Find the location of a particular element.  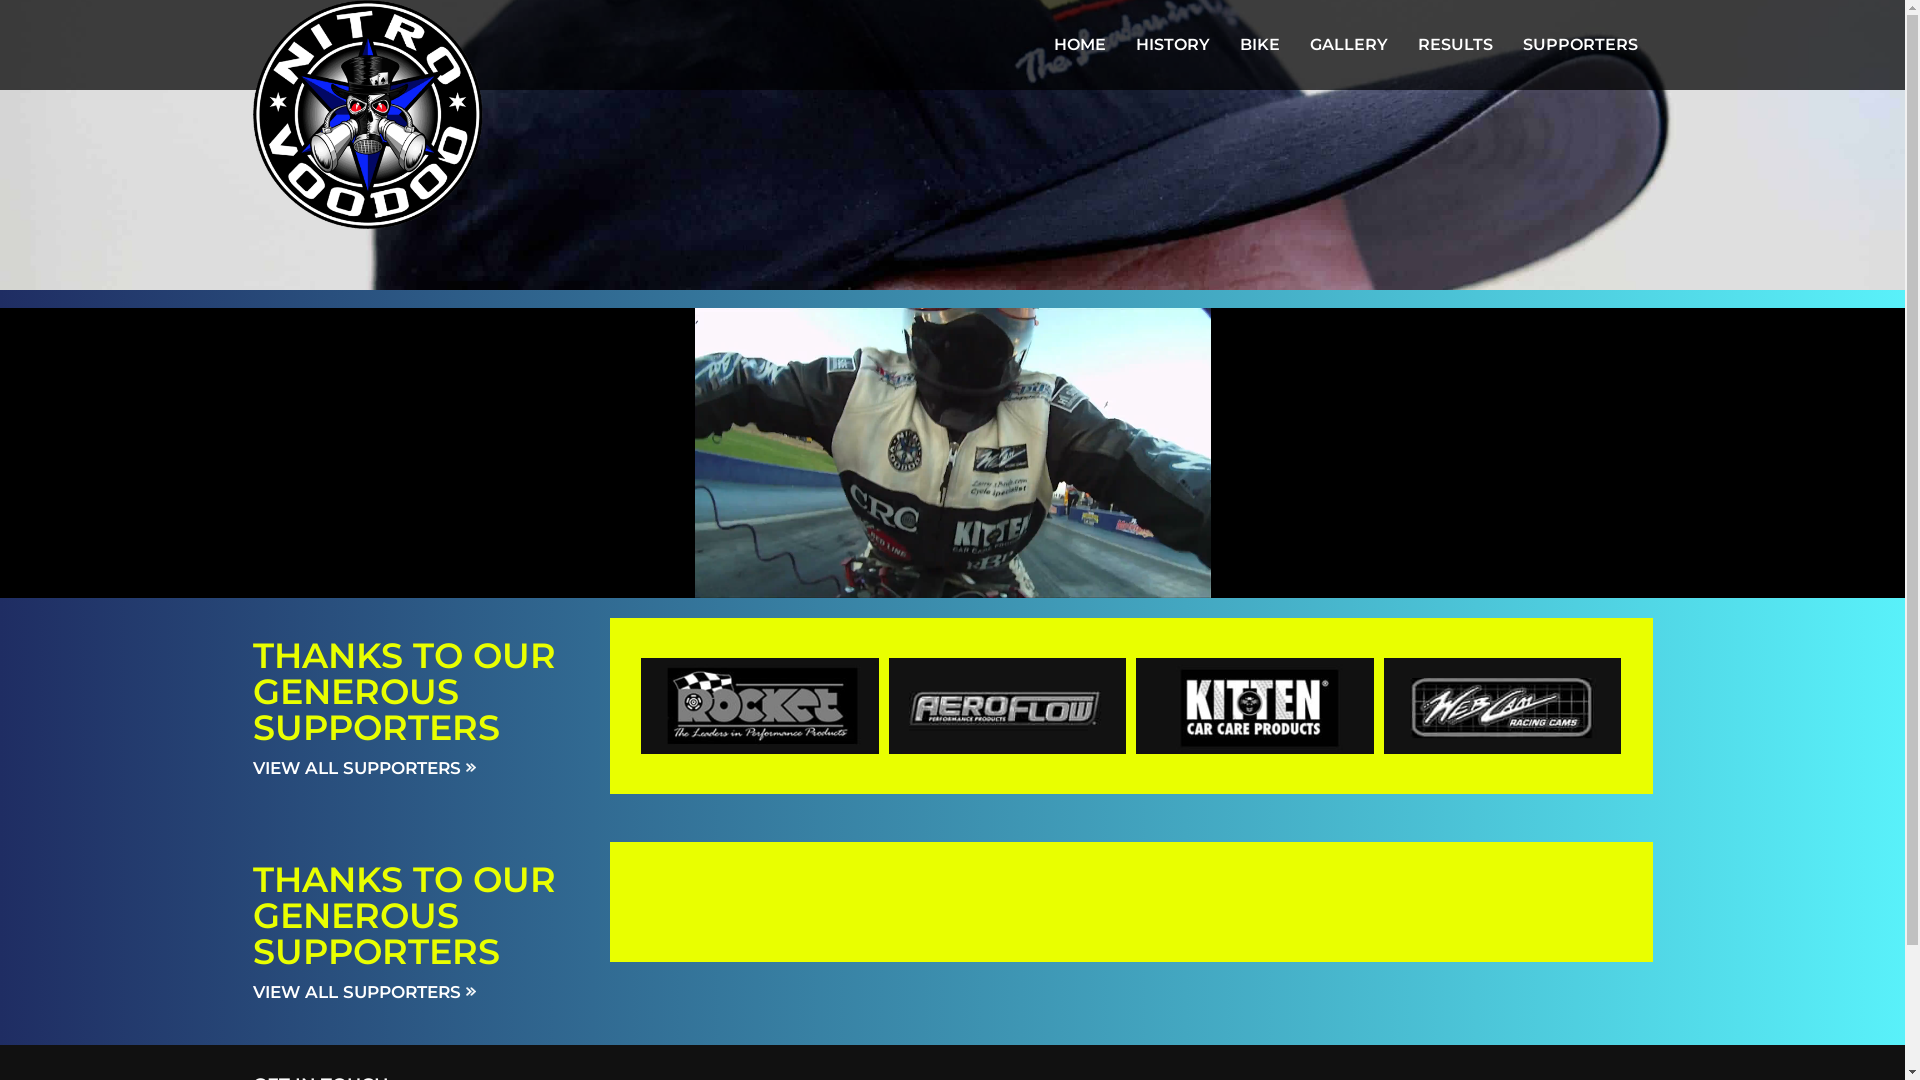

'VIEW ALL SUPPORTERS' is located at coordinates (251, 766).